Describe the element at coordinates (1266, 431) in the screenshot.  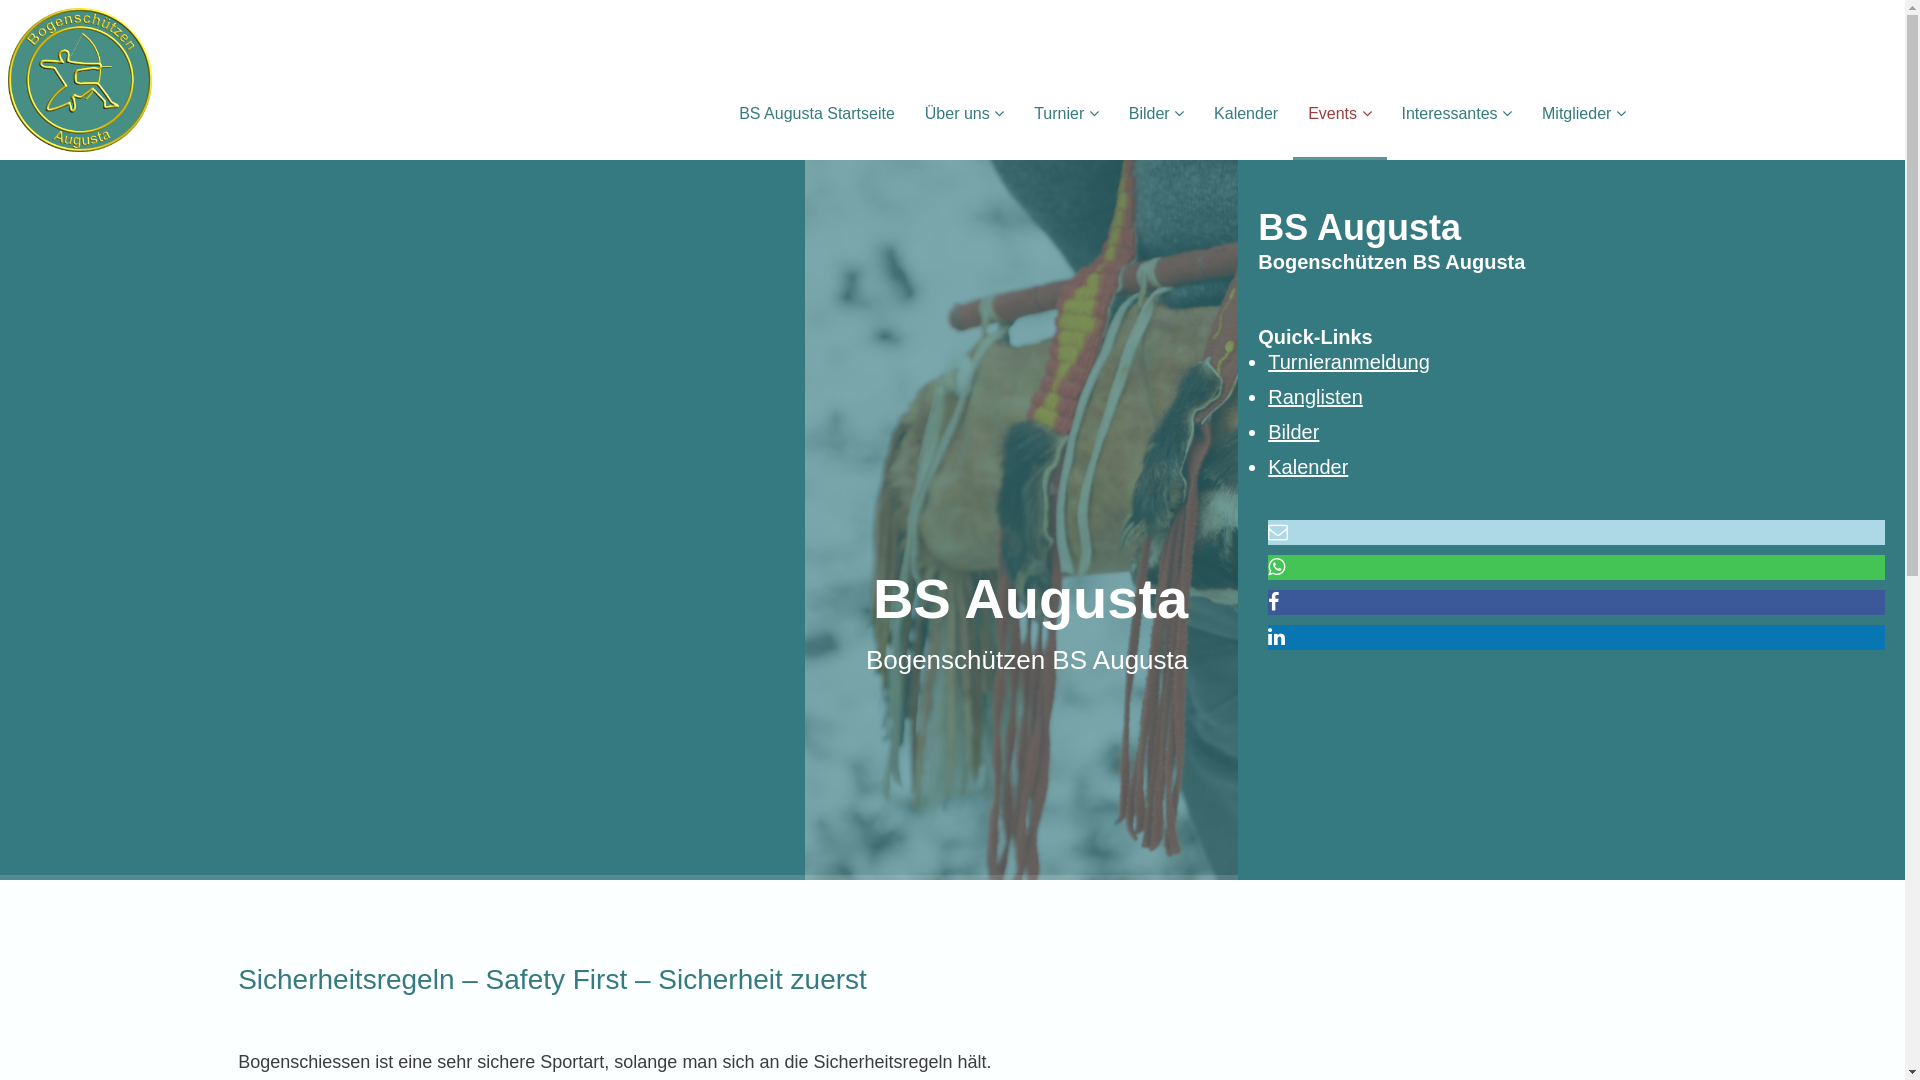
I see `'Bilder'` at that location.